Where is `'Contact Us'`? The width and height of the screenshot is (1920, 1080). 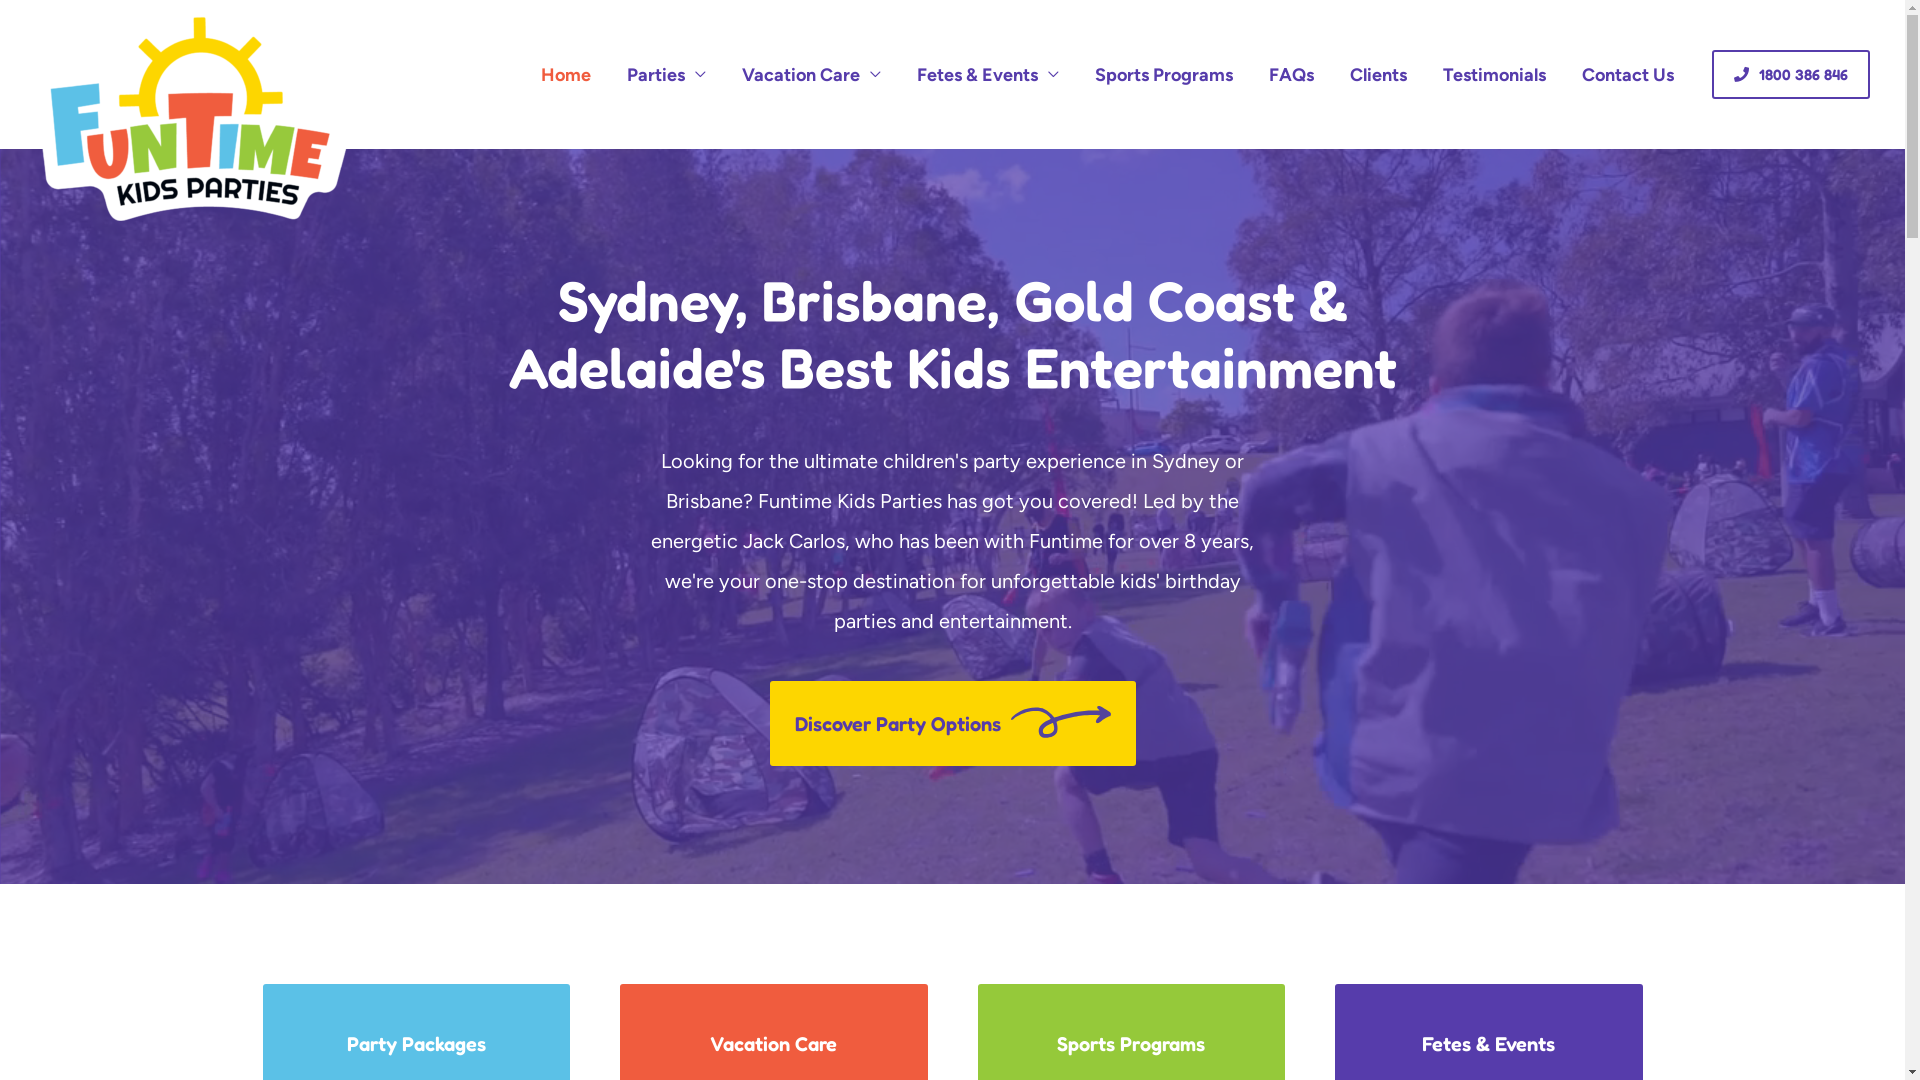 'Contact Us' is located at coordinates (1627, 73).